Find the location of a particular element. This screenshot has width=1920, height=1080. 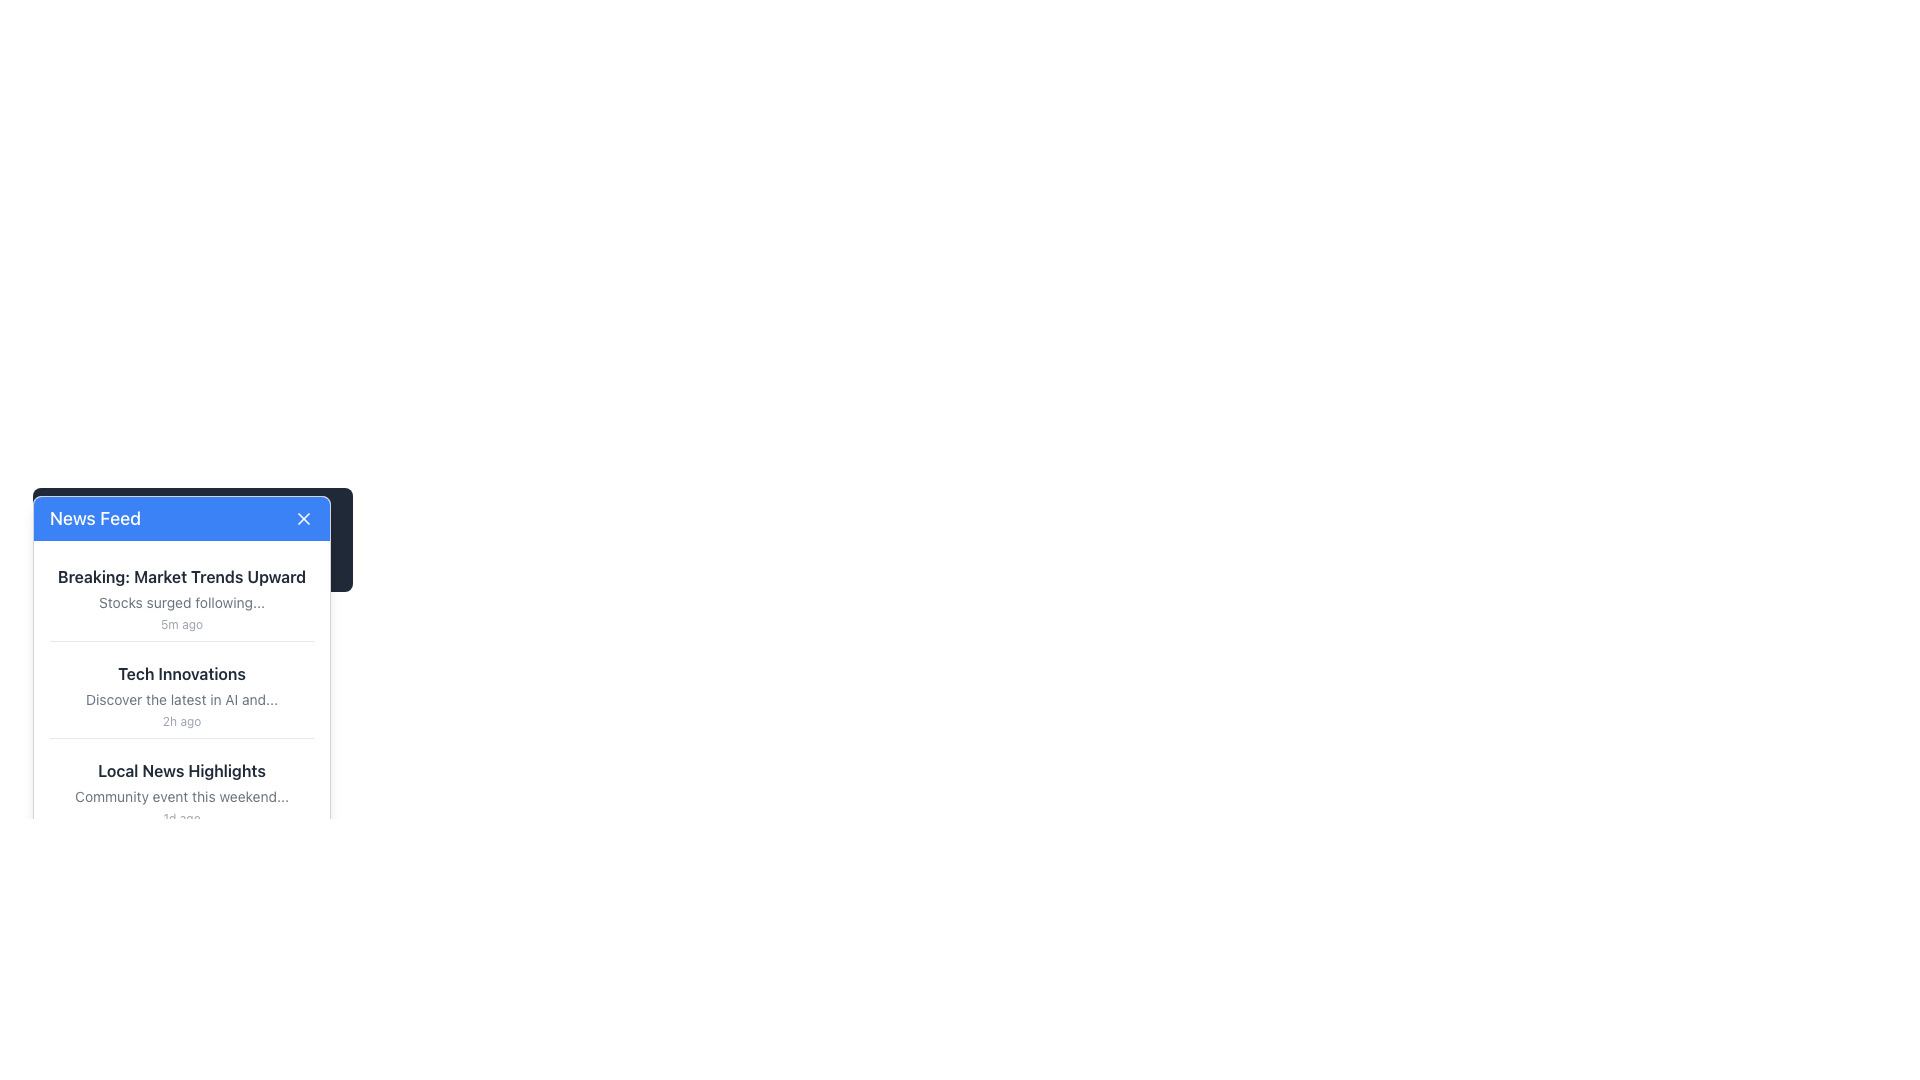

the headline text element of the first news item in the vertical list is located at coordinates (182, 577).